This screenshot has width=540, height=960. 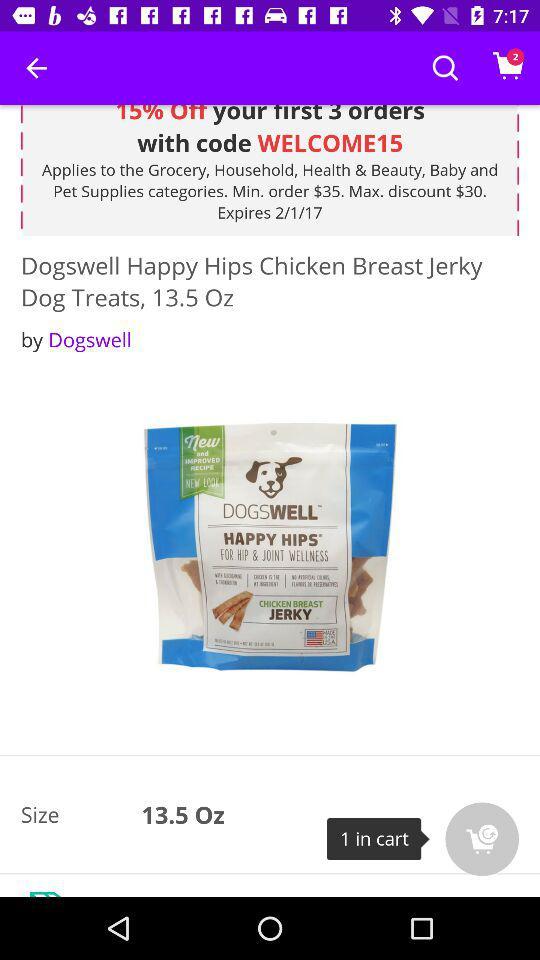 I want to click on the cart icon, so click(x=481, y=839).